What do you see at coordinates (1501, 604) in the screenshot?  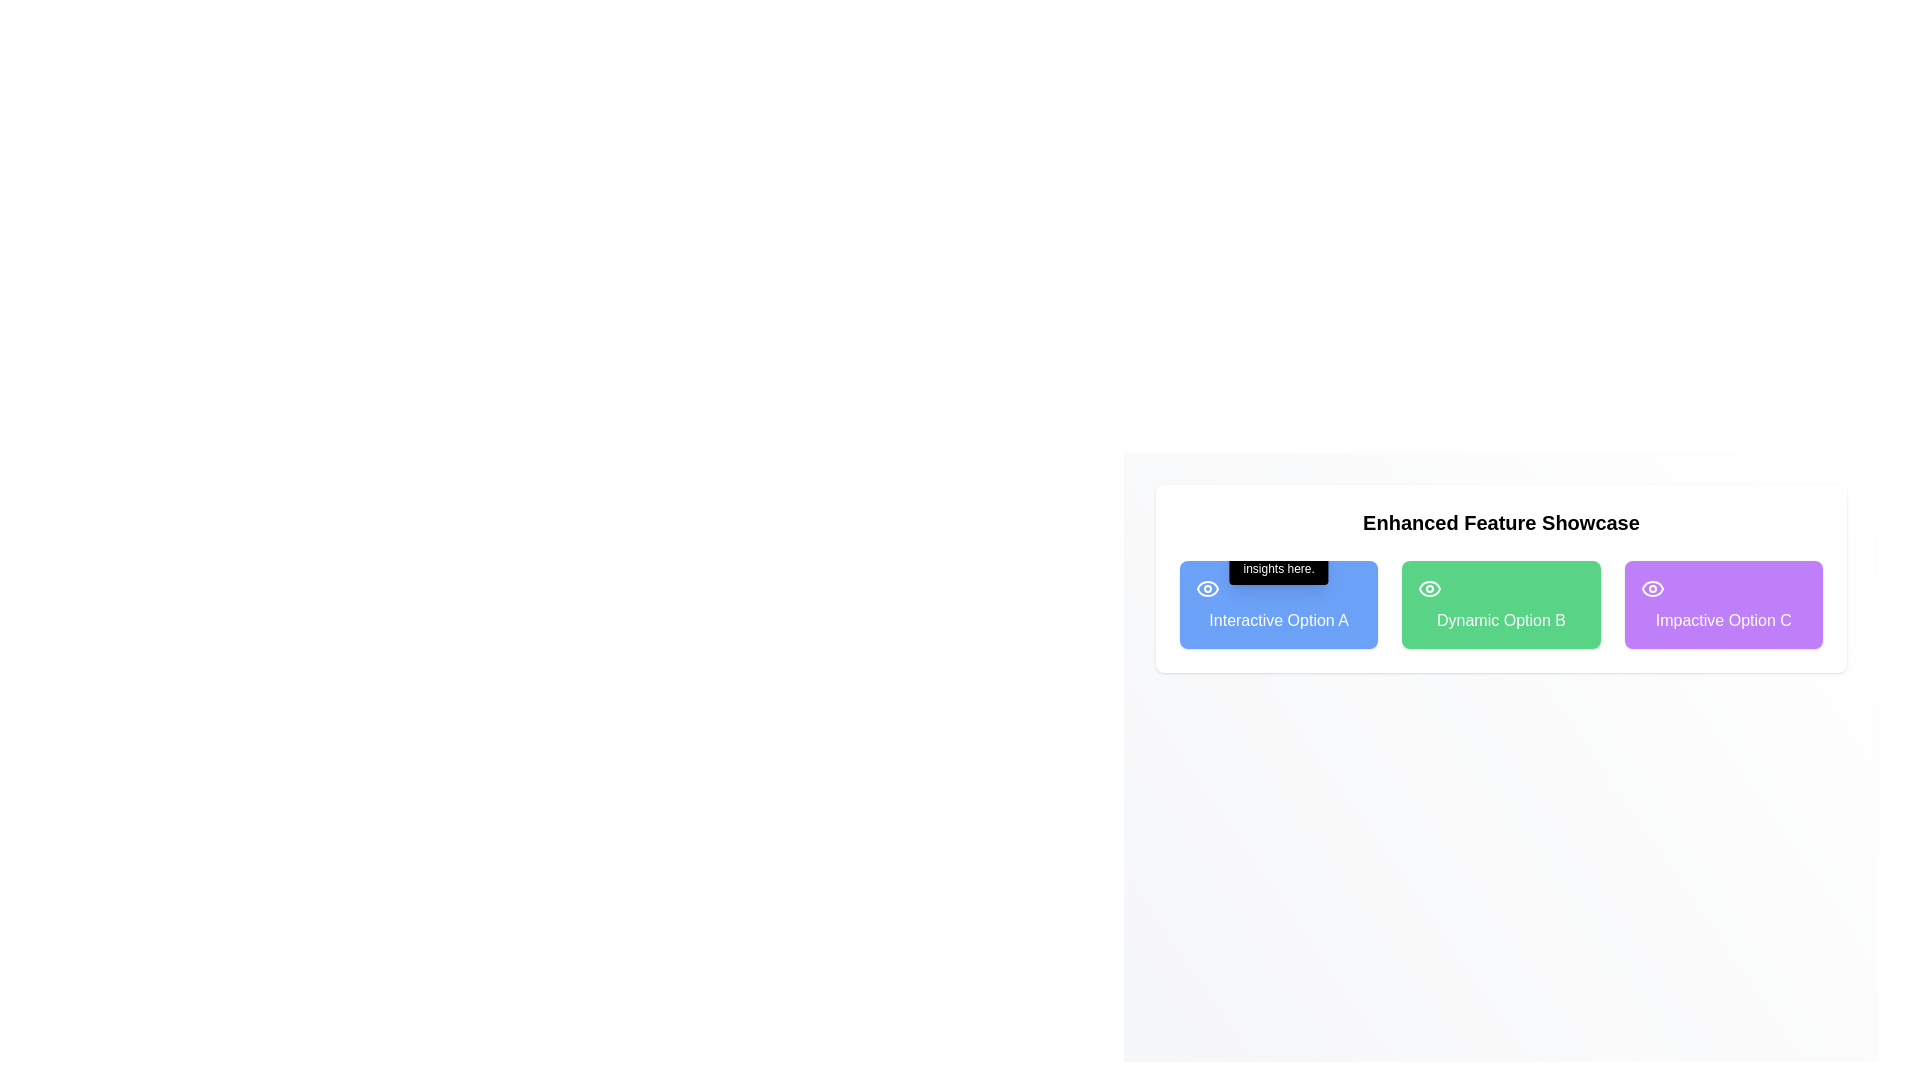 I see `the middle card in the 'Enhanced Feature Showcase' section, which serves as a selectable tile related to 'Dynamic Option B'` at bounding box center [1501, 604].